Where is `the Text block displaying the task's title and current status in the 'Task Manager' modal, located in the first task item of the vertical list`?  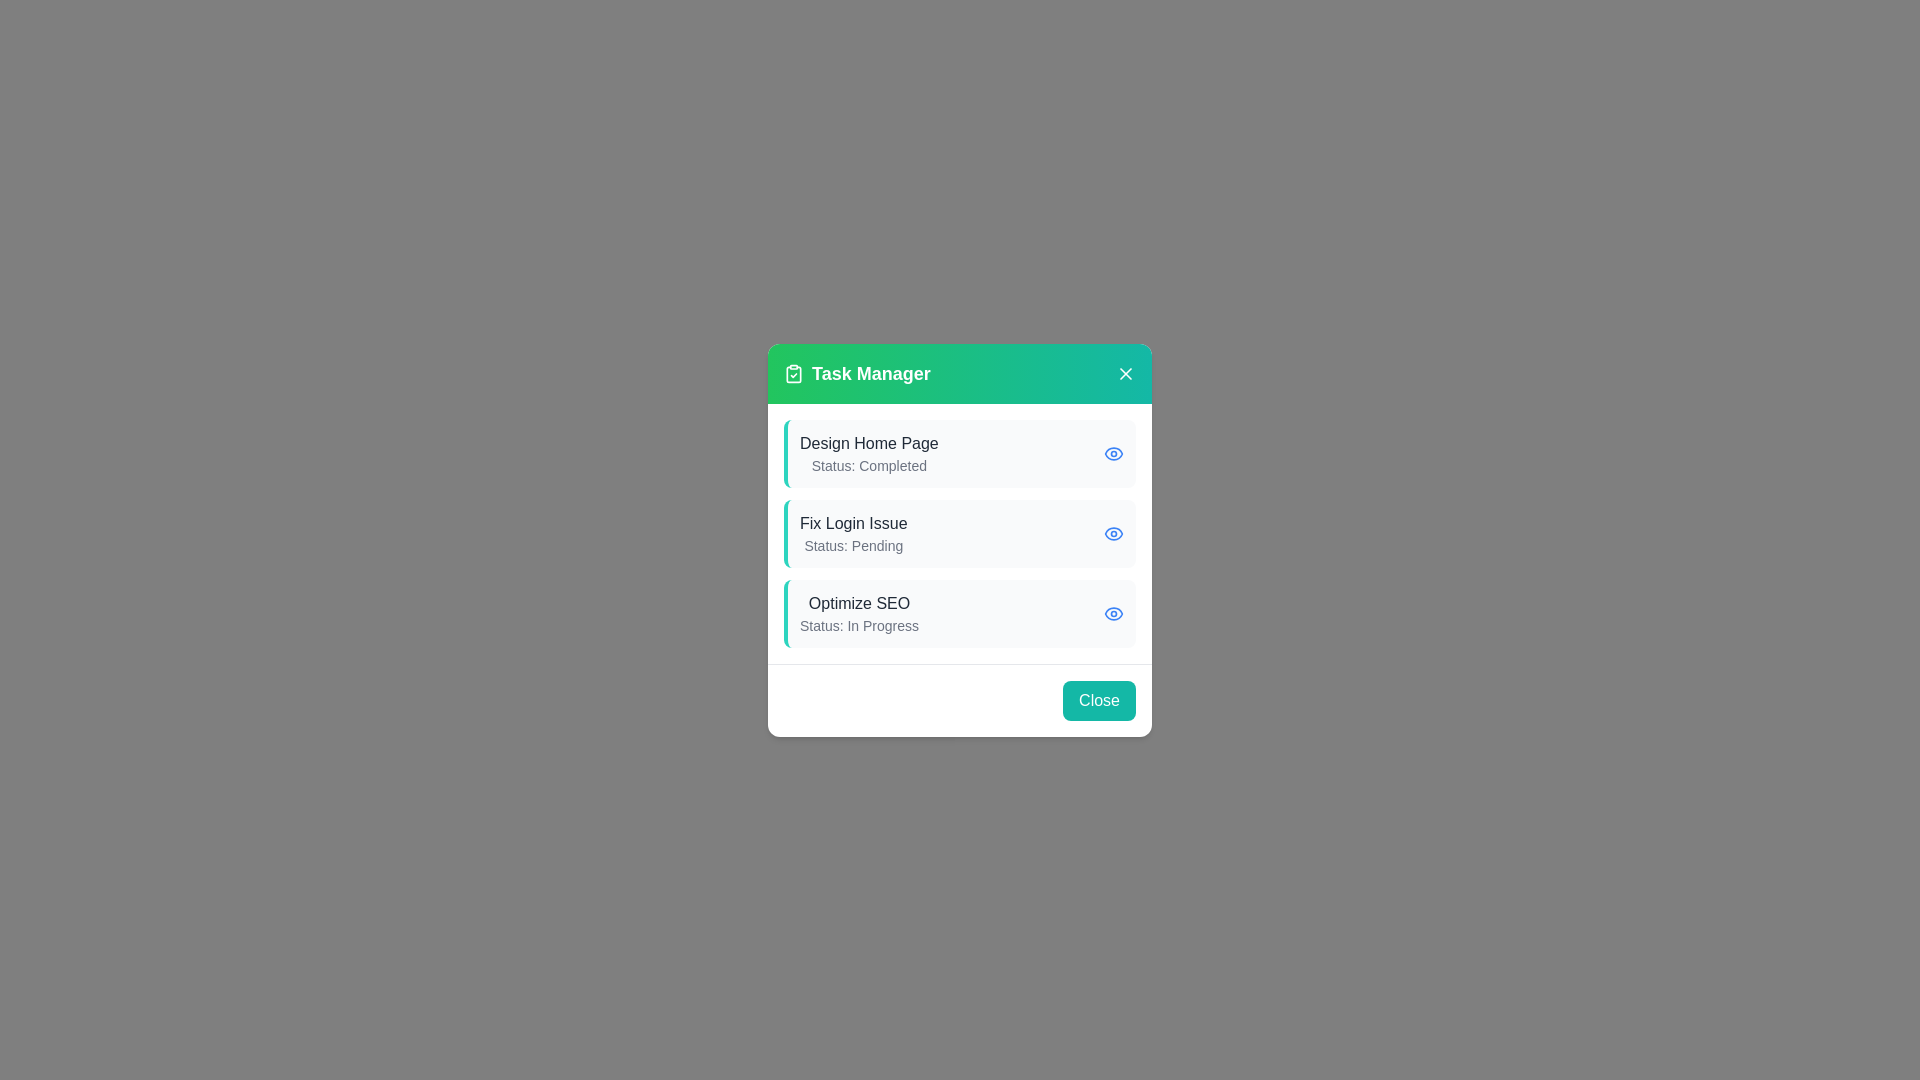
the Text block displaying the task's title and current status in the 'Task Manager' modal, located in the first task item of the vertical list is located at coordinates (869, 453).